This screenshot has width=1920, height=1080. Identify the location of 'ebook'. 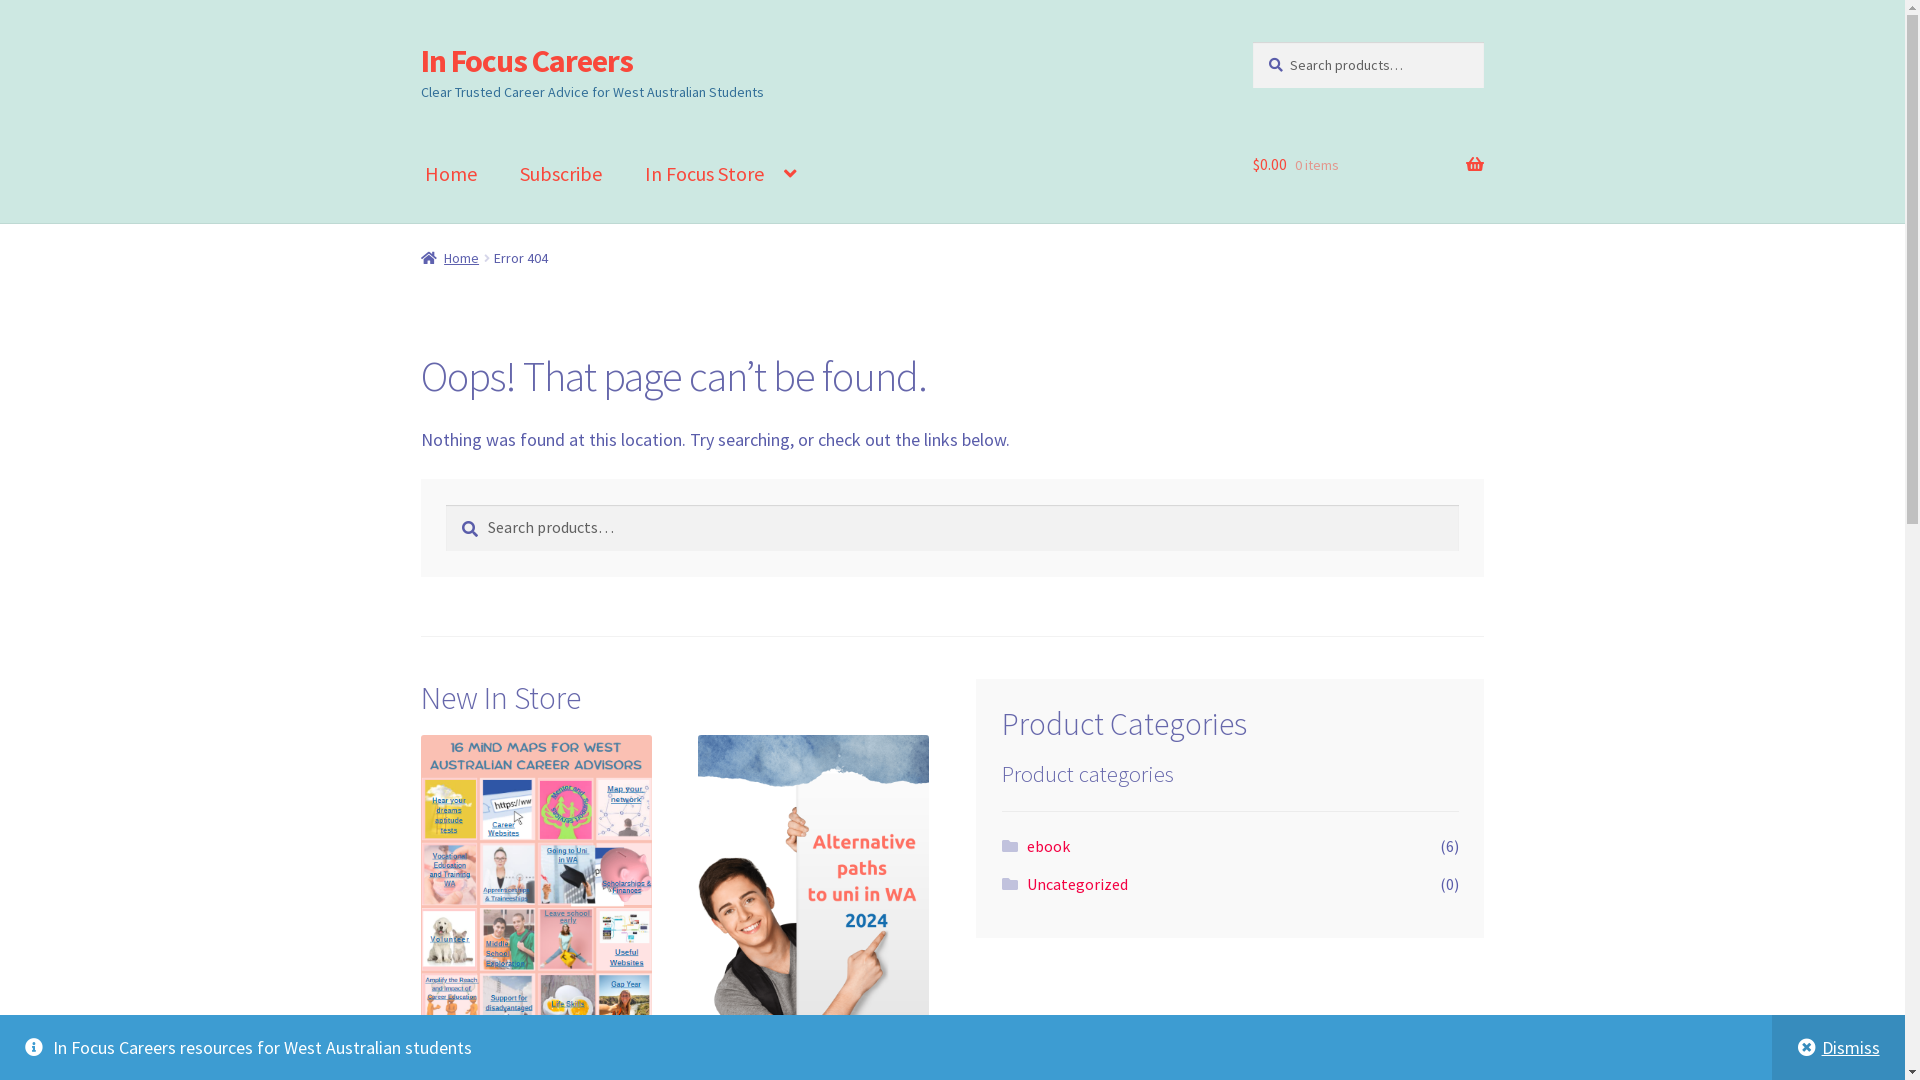
(1047, 845).